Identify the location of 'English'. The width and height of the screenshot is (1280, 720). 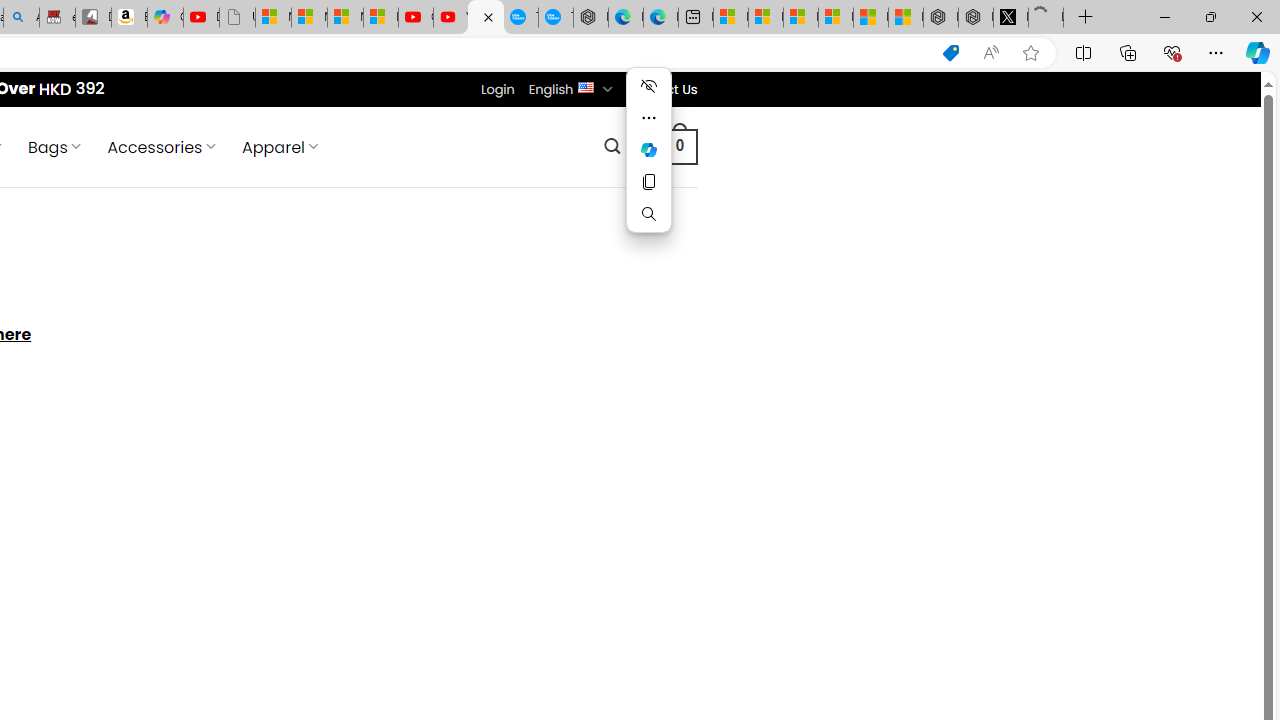
(585, 85).